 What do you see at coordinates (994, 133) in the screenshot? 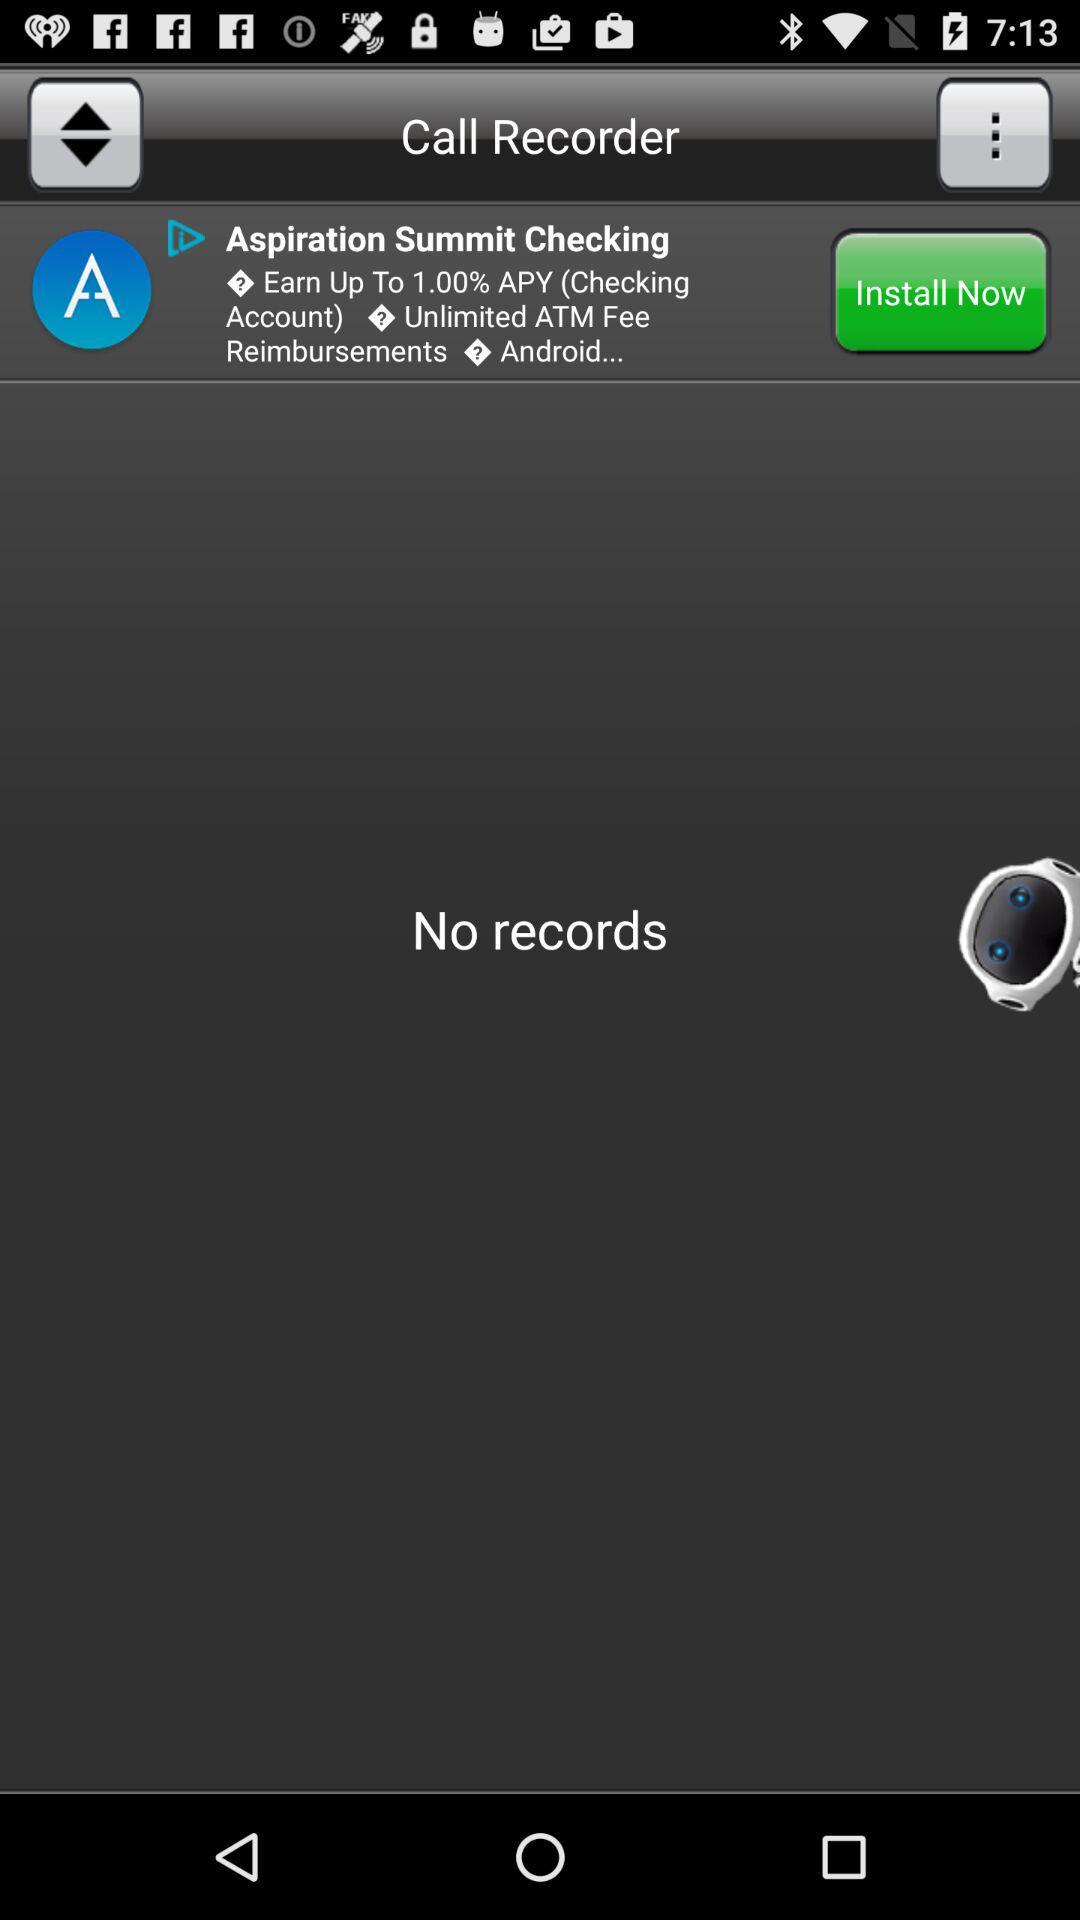
I see `the menu icon` at bounding box center [994, 133].